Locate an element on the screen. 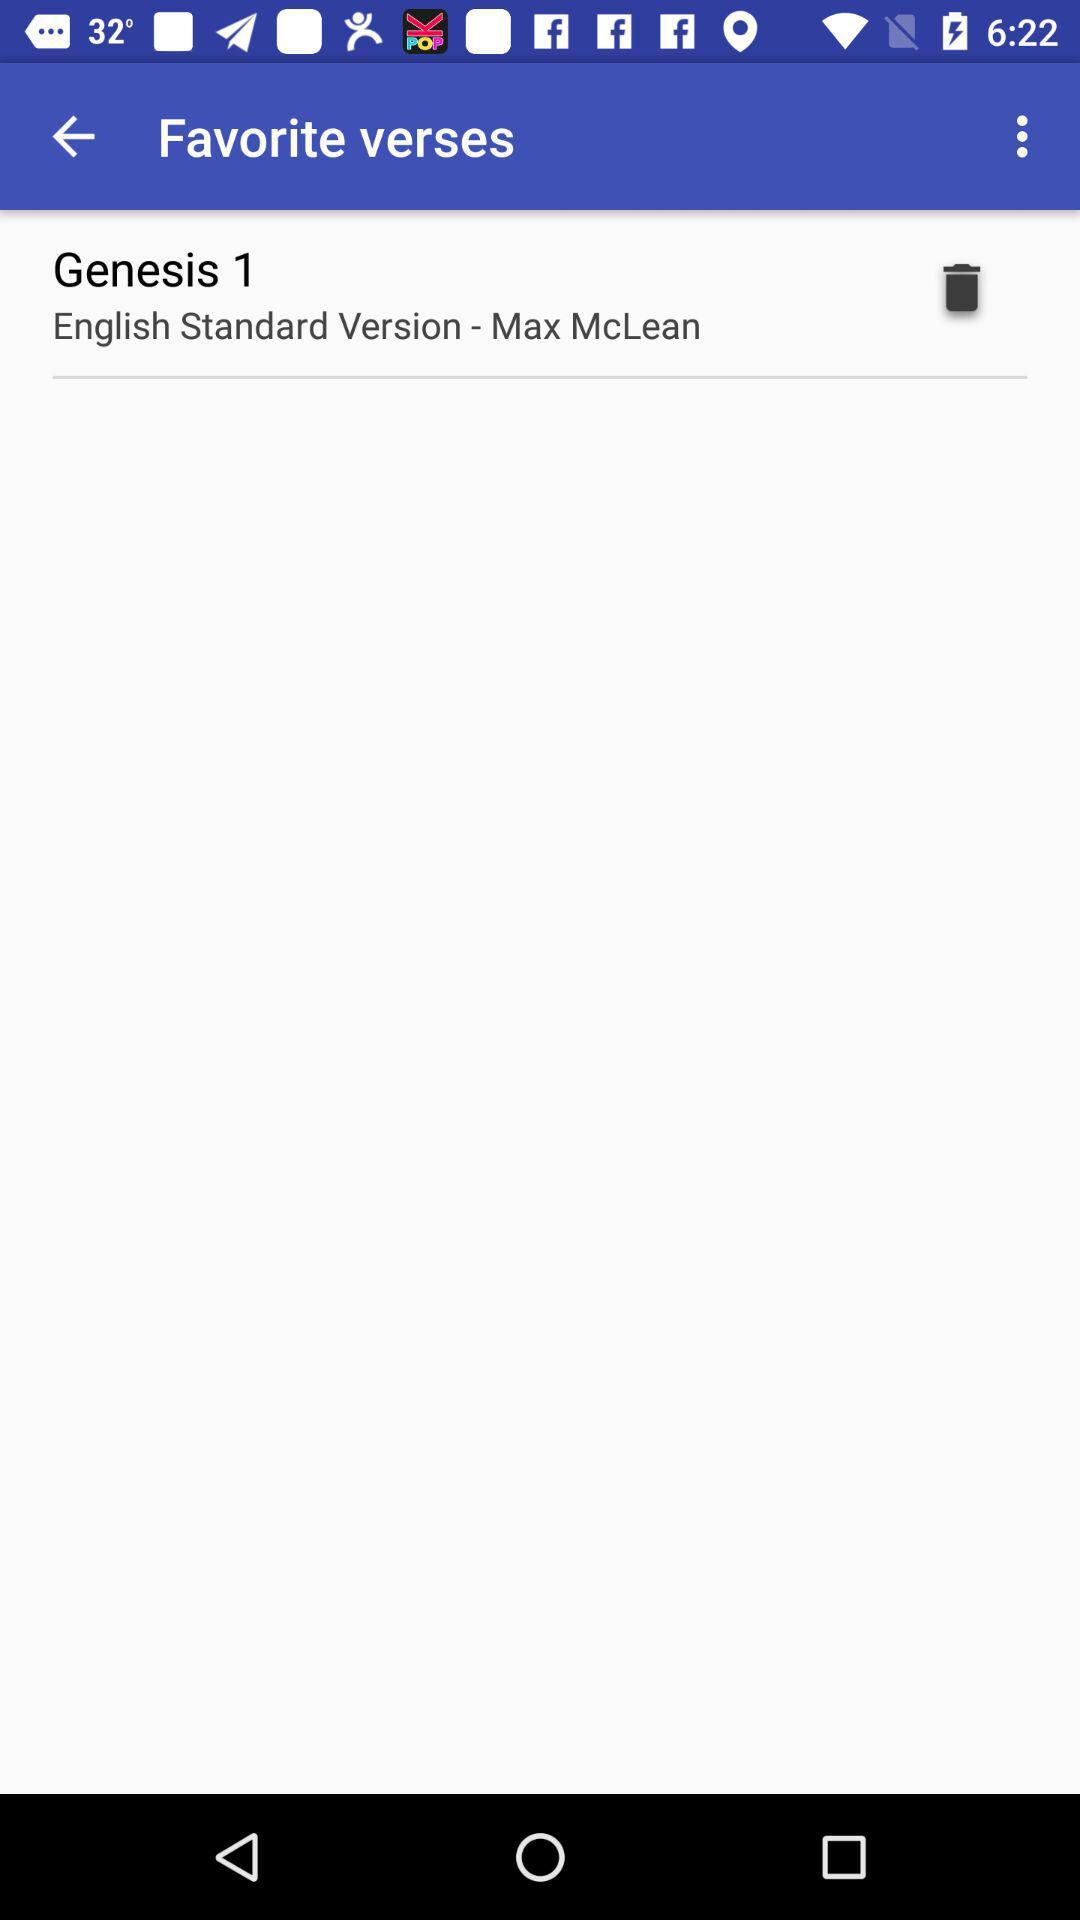 The image size is (1080, 1920). the icon below the genesis 1 item is located at coordinates (376, 324).